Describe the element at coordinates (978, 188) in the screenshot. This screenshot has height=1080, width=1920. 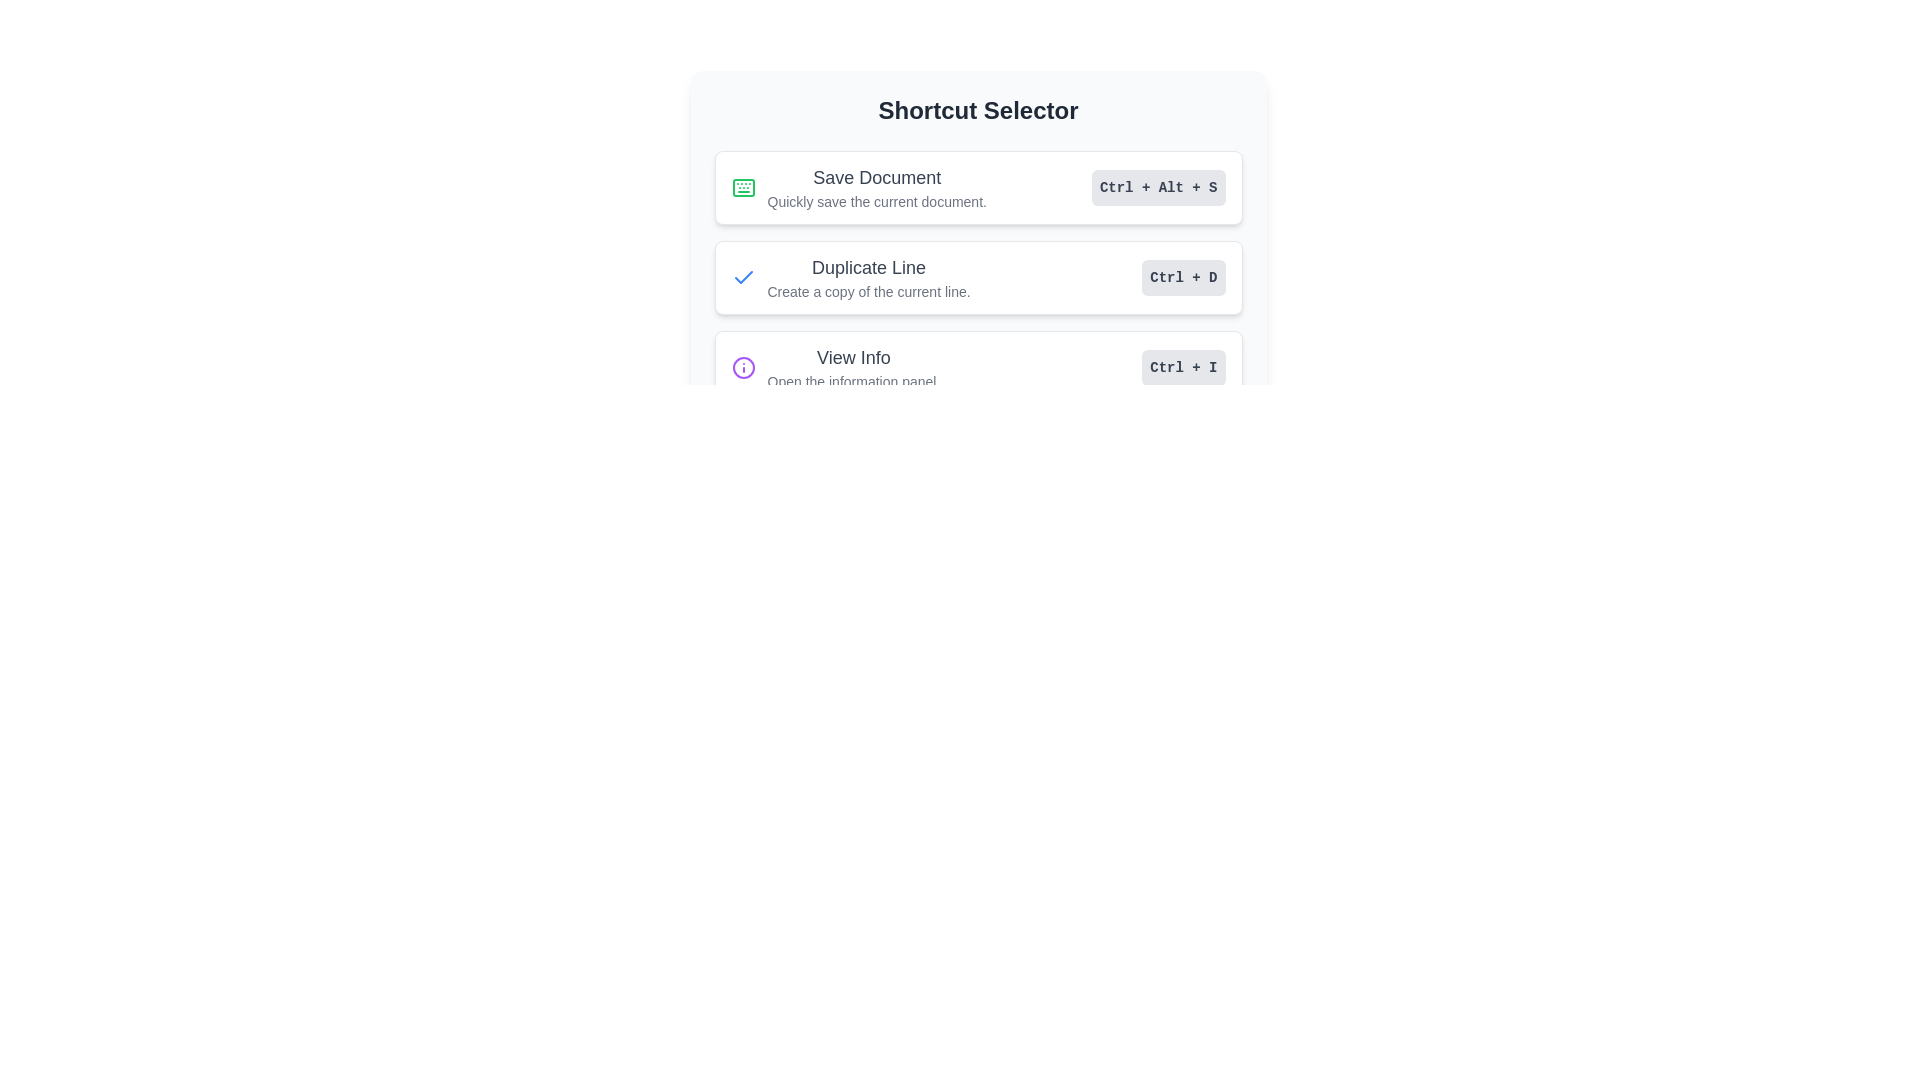
I see `the list item titled 'Save Document' that contains an icon on the left, a description on the right, and a shortcut display on the far right` at that location.